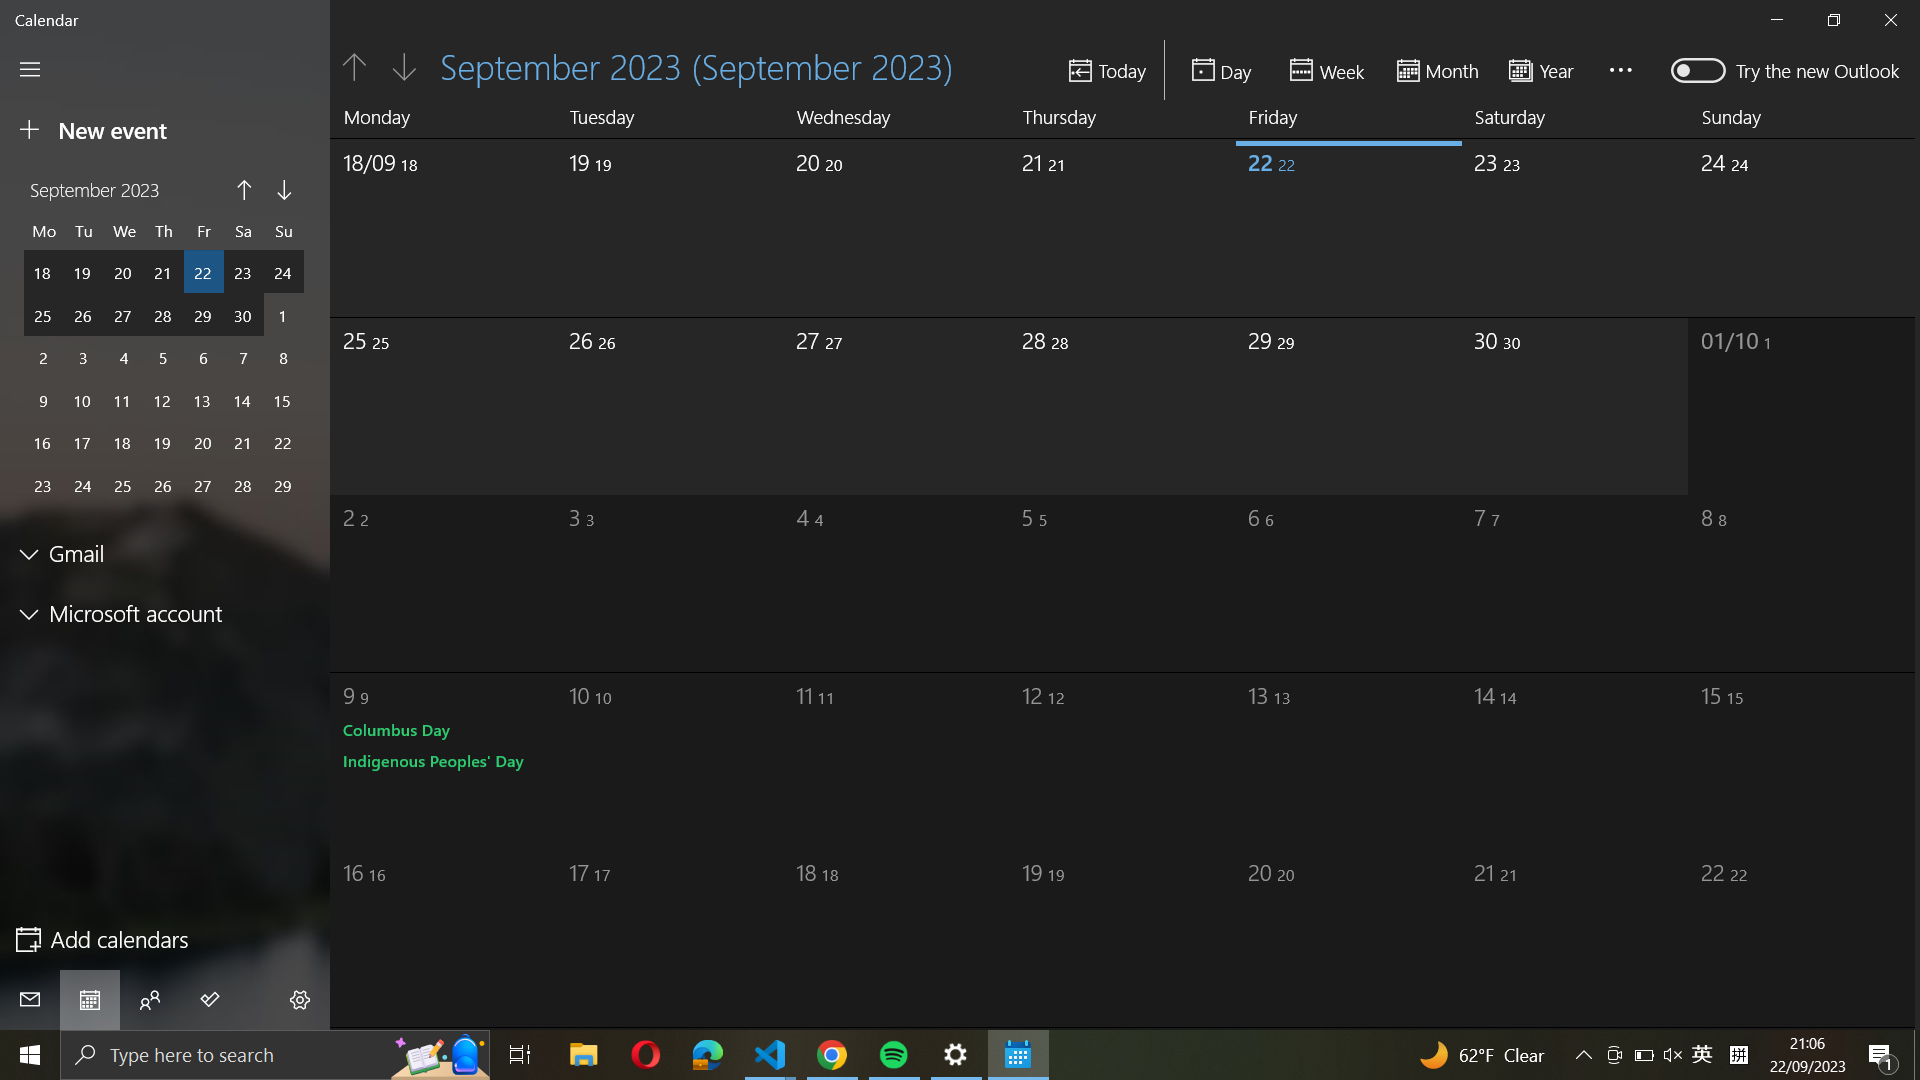 The image size is (1920, 1080). What do you see at coordinates (1547, 68) in the screenshot?
I see `Switch the display setting to yearly view` at bounding box center [1547, 68].